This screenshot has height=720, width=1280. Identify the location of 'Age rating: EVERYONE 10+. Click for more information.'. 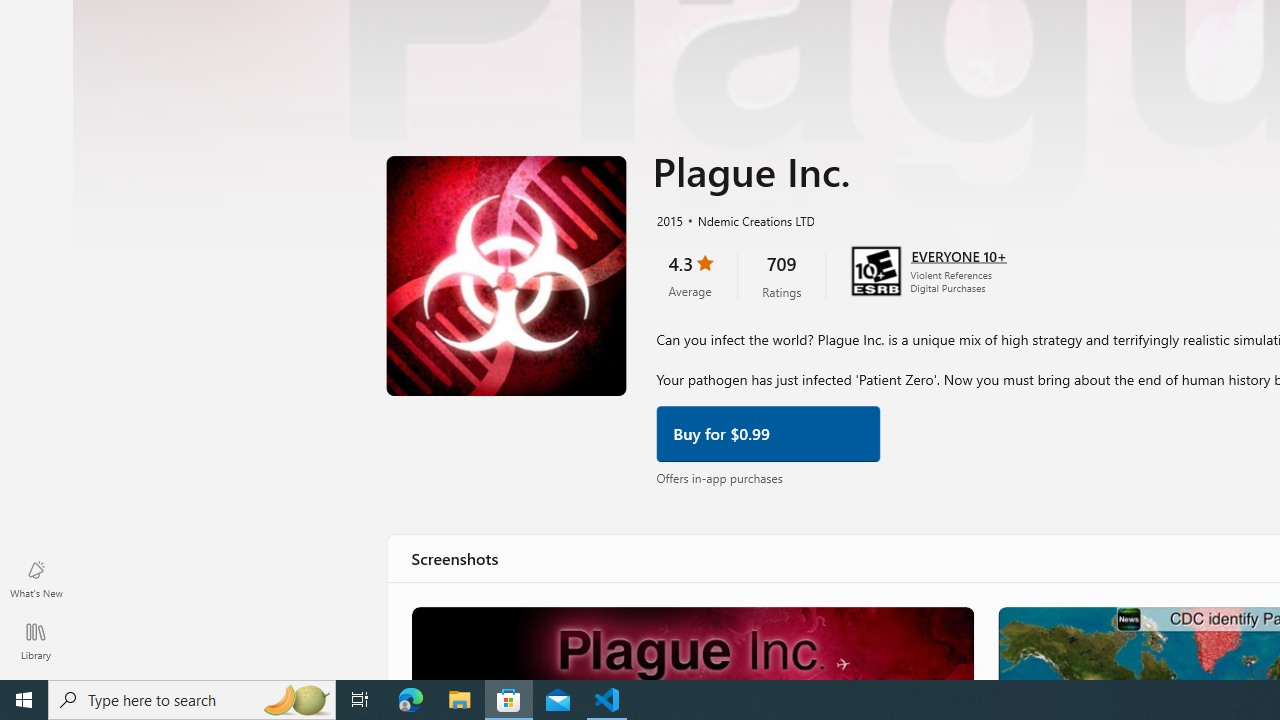
(957, 253).